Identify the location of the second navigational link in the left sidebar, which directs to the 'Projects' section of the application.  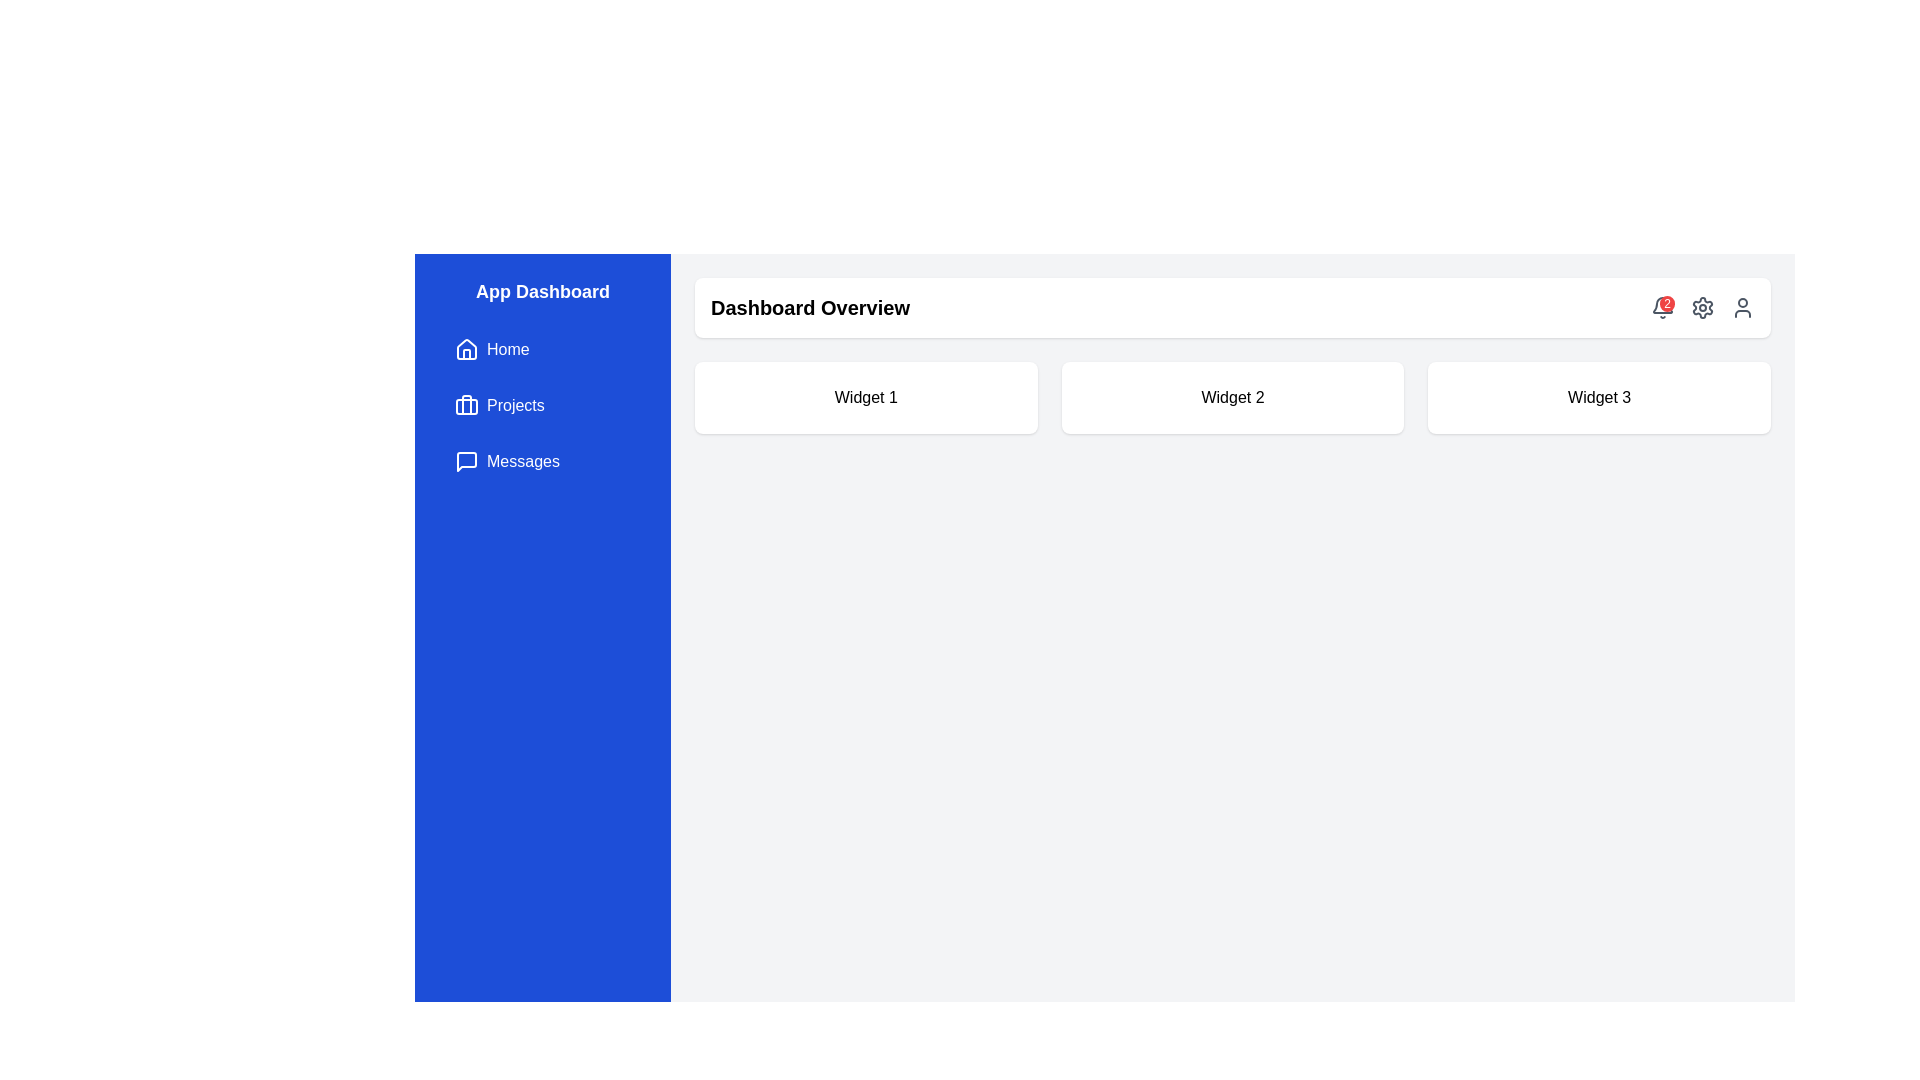
(542, 405).